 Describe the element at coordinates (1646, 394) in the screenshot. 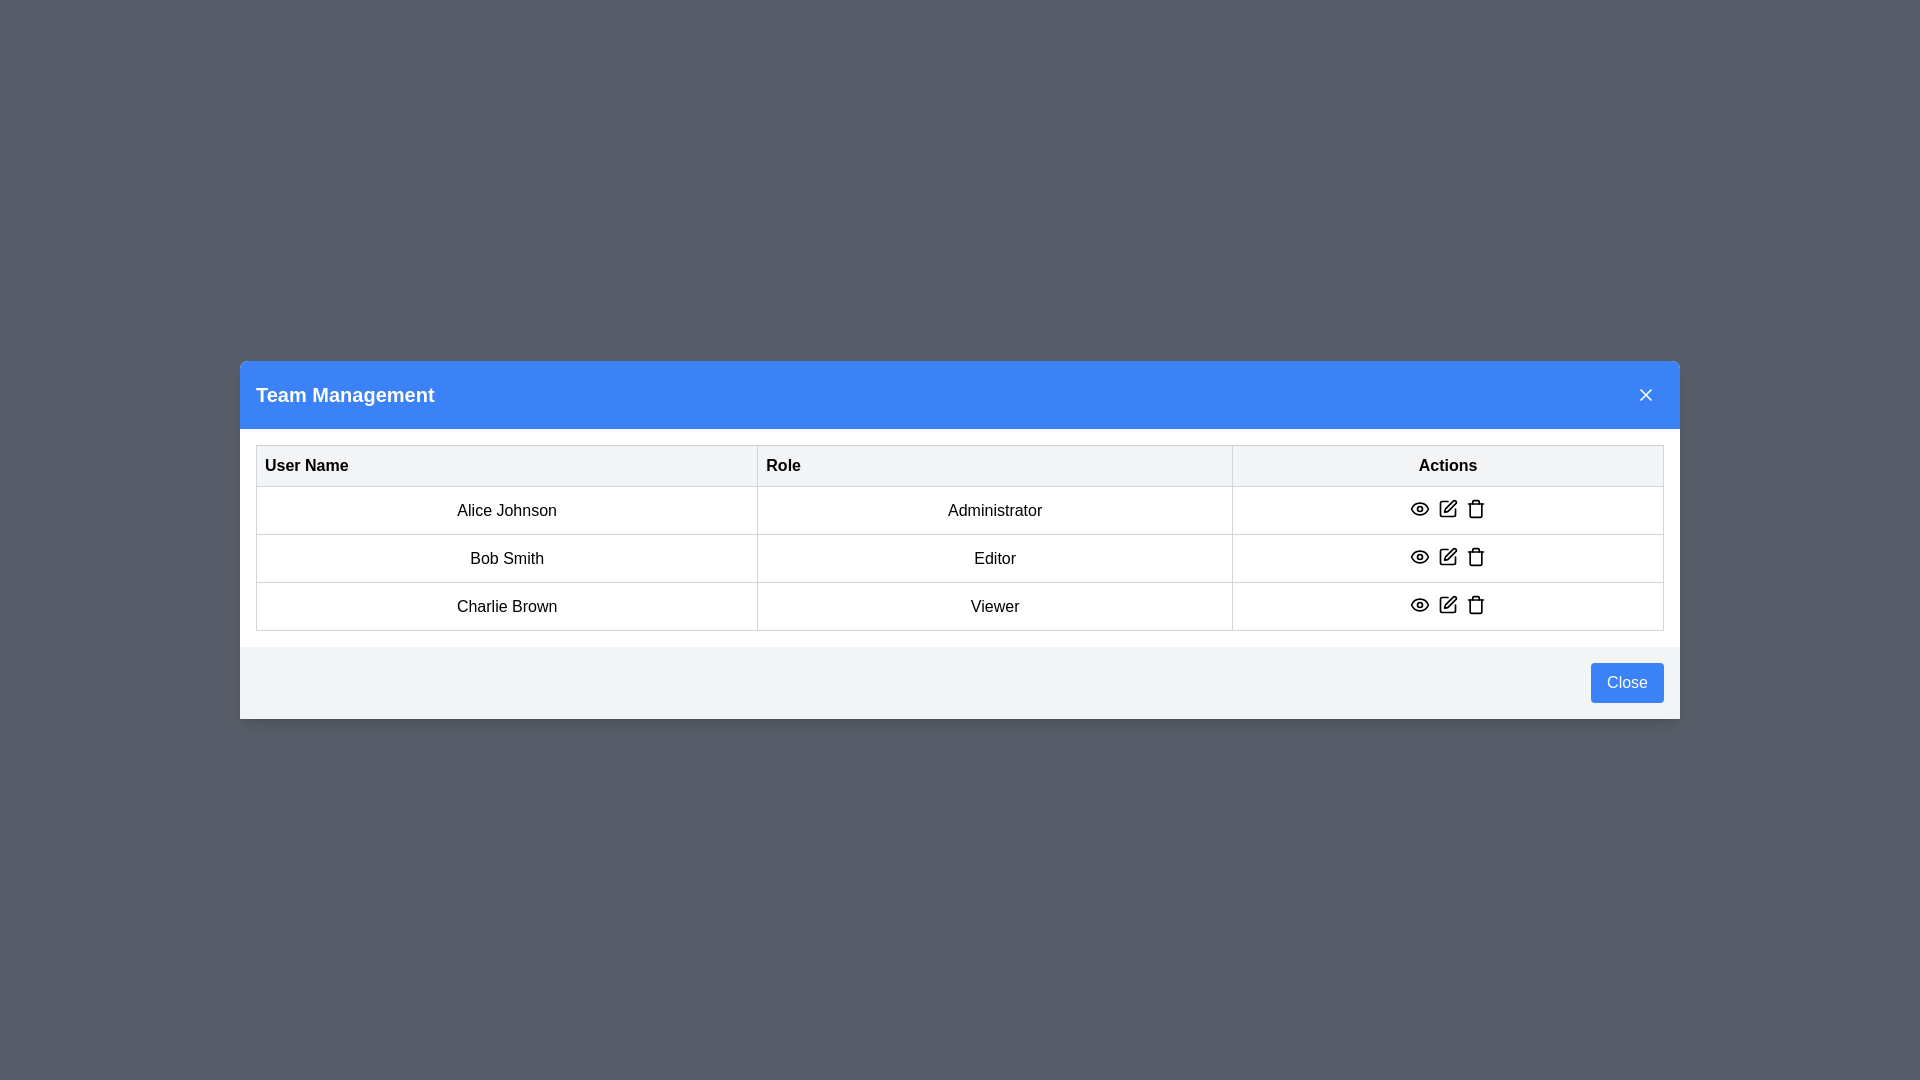

I see `the small button with a white cross icon against a blue background located in the top-right corner of the 'Team Management' header` at that location.